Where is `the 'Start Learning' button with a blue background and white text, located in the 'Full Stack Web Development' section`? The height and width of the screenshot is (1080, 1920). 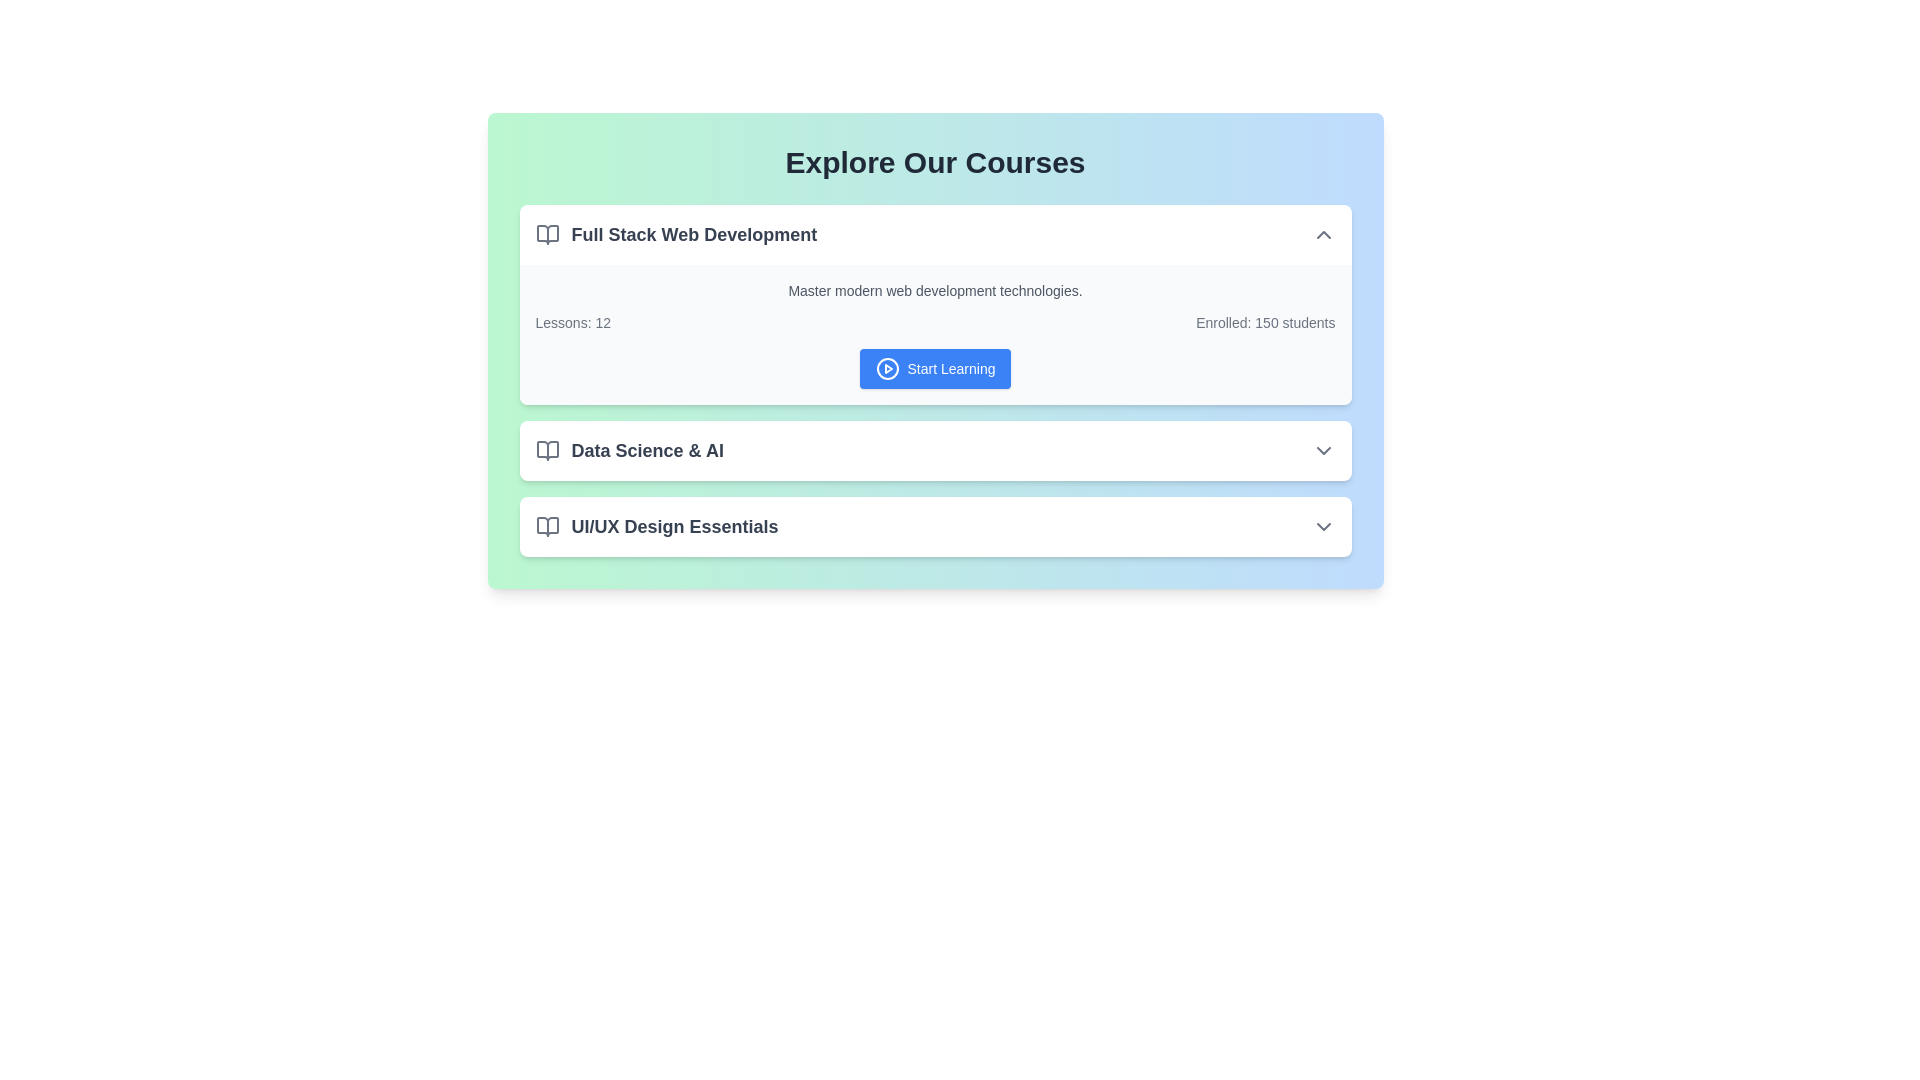
the 'Start Learning' button with a blue background and white text, located in the 'Full Stack Web Development' section is located at coordinates (934, 369).